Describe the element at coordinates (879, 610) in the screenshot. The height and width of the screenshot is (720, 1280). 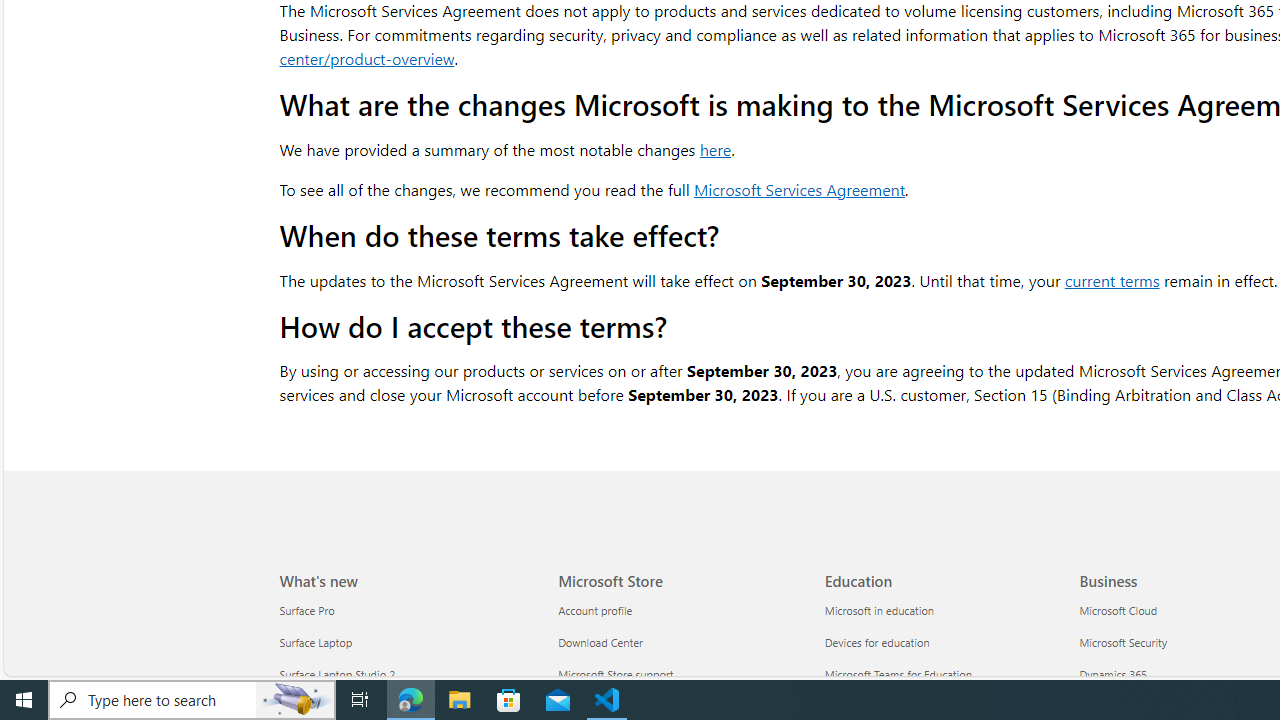
I see `'Microsoft in education Education'` at that location.